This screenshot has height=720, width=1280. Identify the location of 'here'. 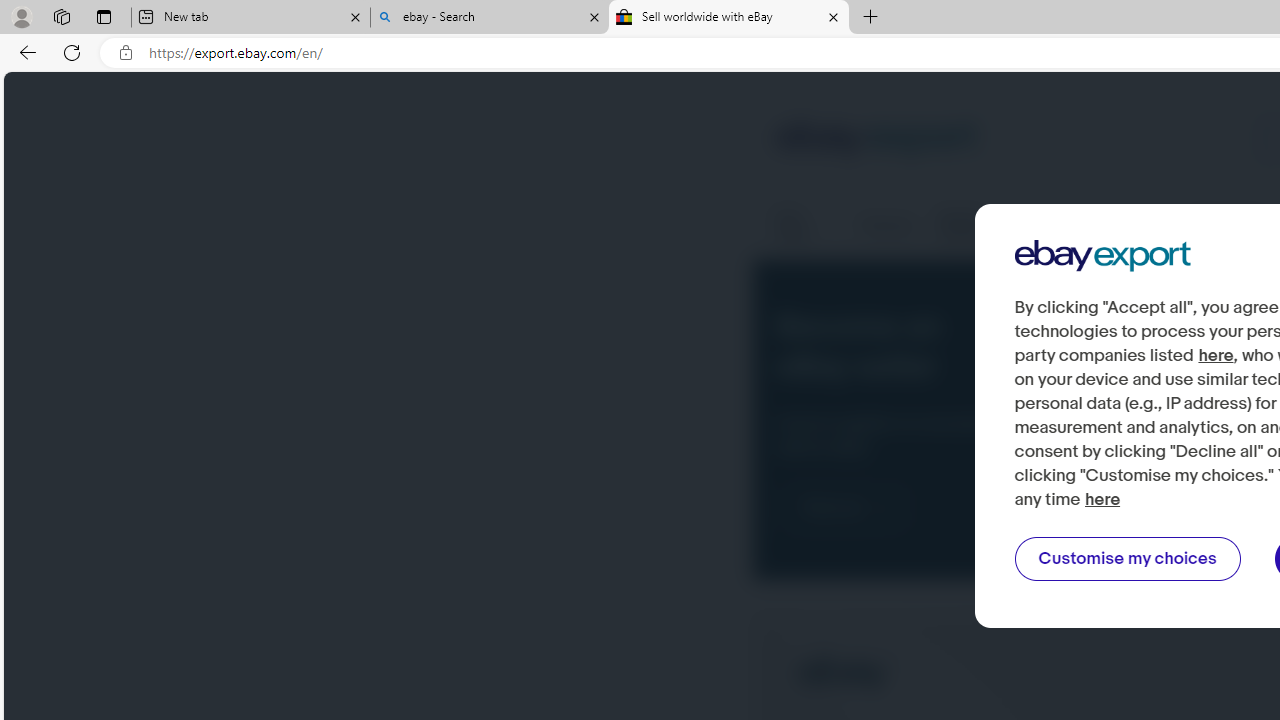
(1102, 499).